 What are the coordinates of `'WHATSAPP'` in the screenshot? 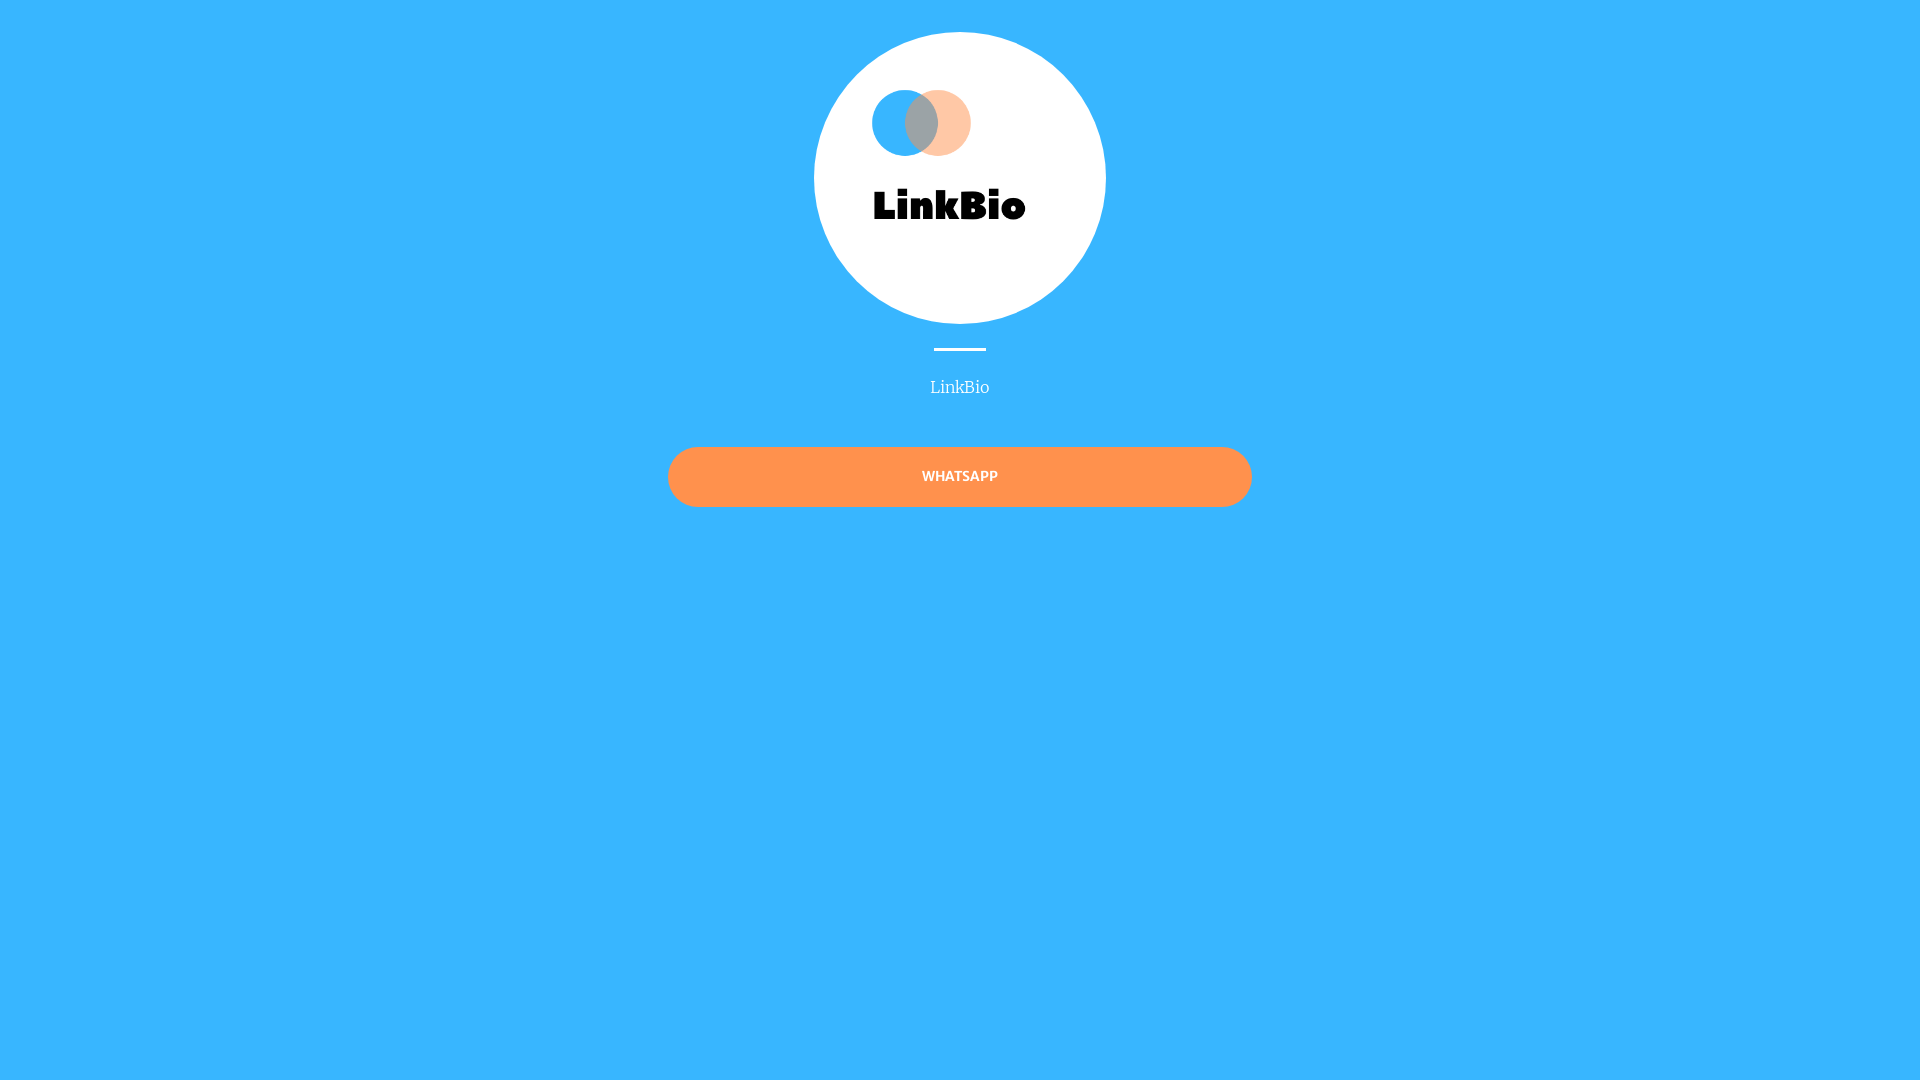 It's located at (960, 477).